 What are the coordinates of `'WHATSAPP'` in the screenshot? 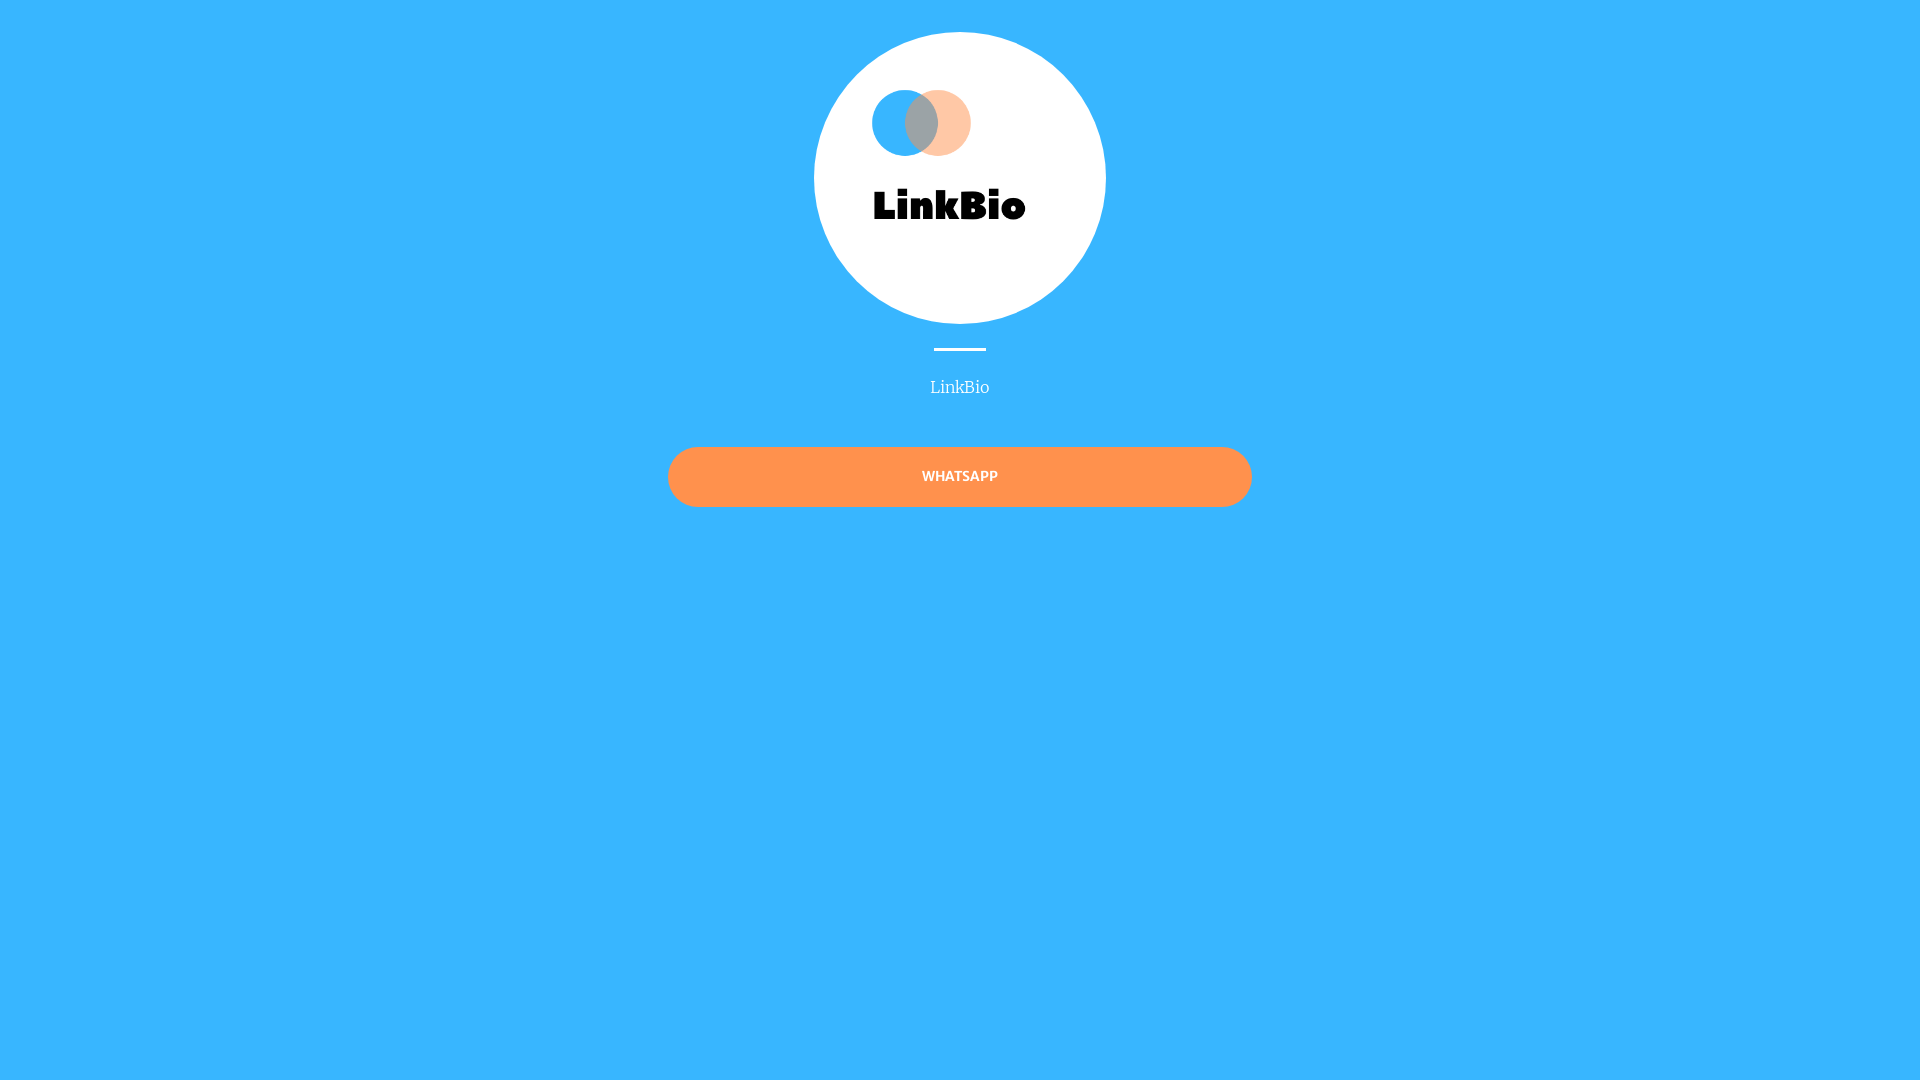 It's located at (960, 477).